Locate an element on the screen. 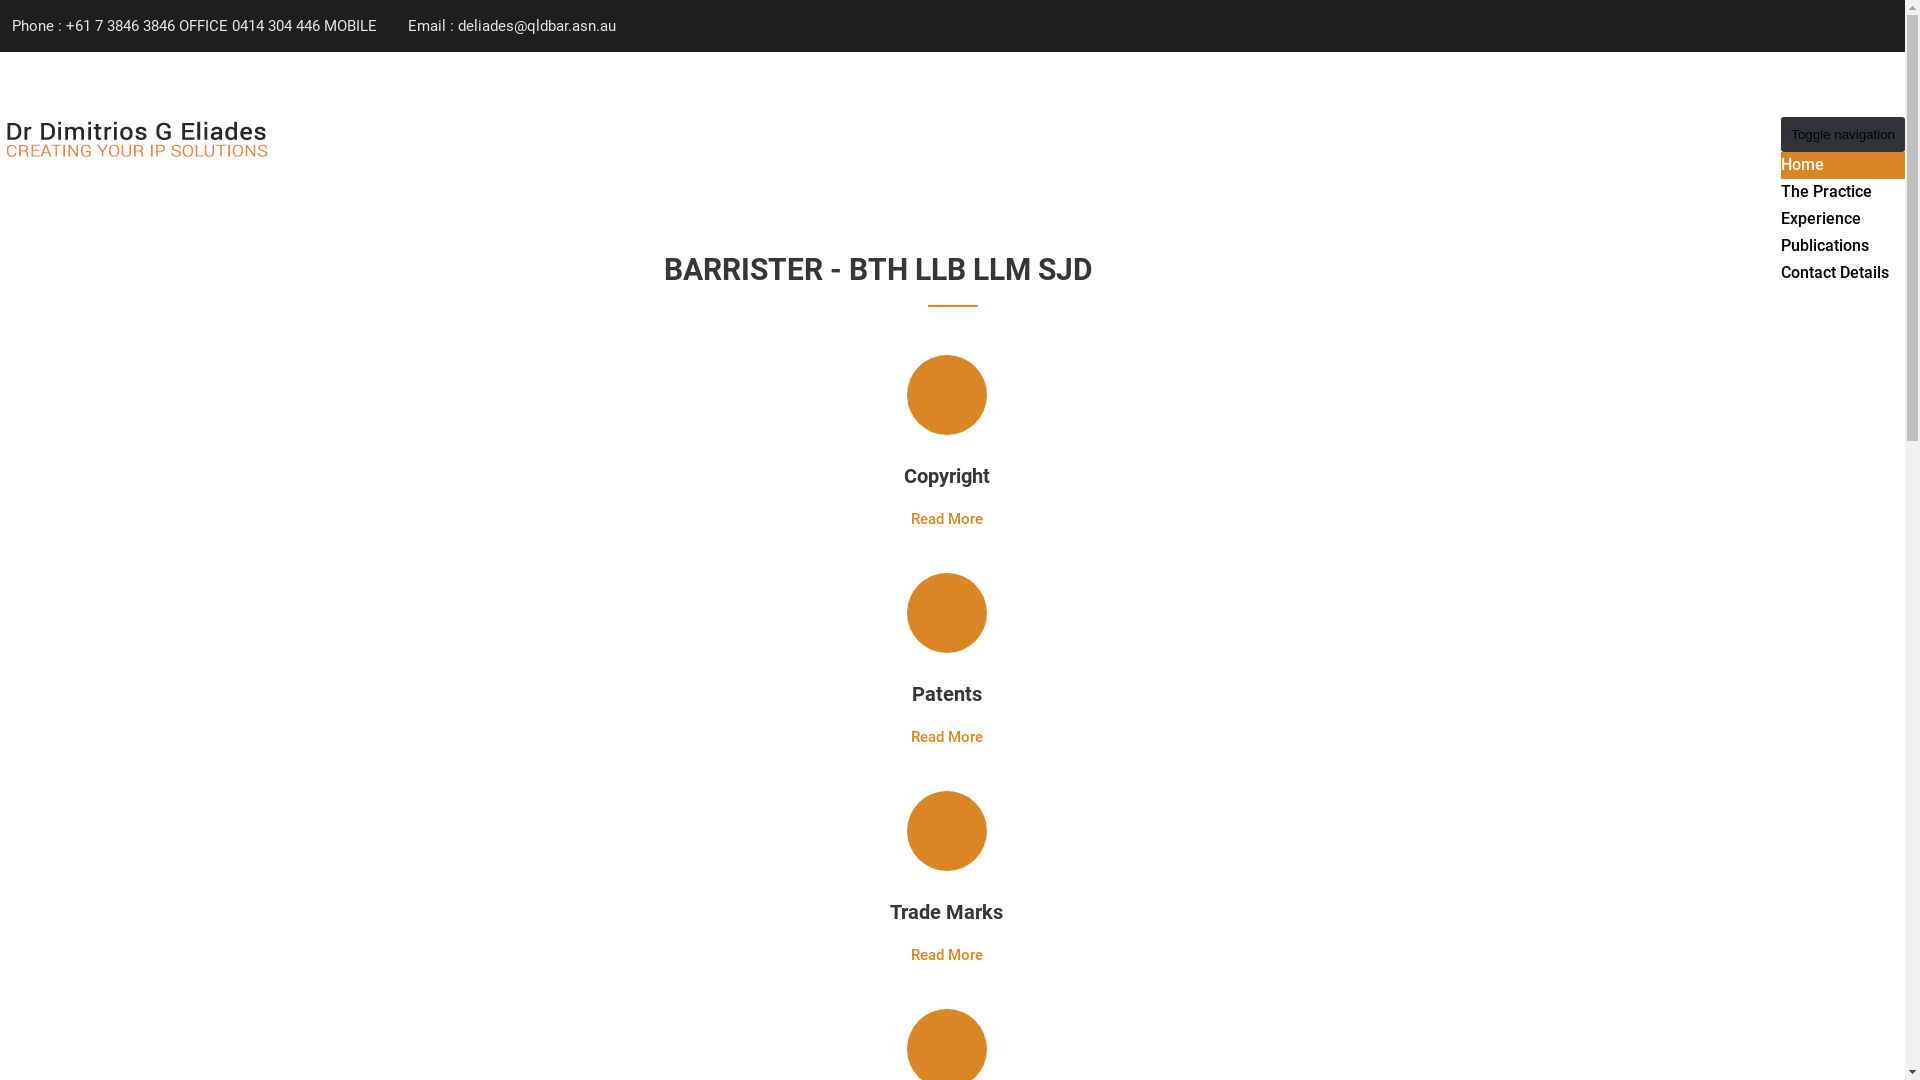 The width and height of the screenshot is (1920, 1080). 'The Practice' is located at coordinates (1826, 191).